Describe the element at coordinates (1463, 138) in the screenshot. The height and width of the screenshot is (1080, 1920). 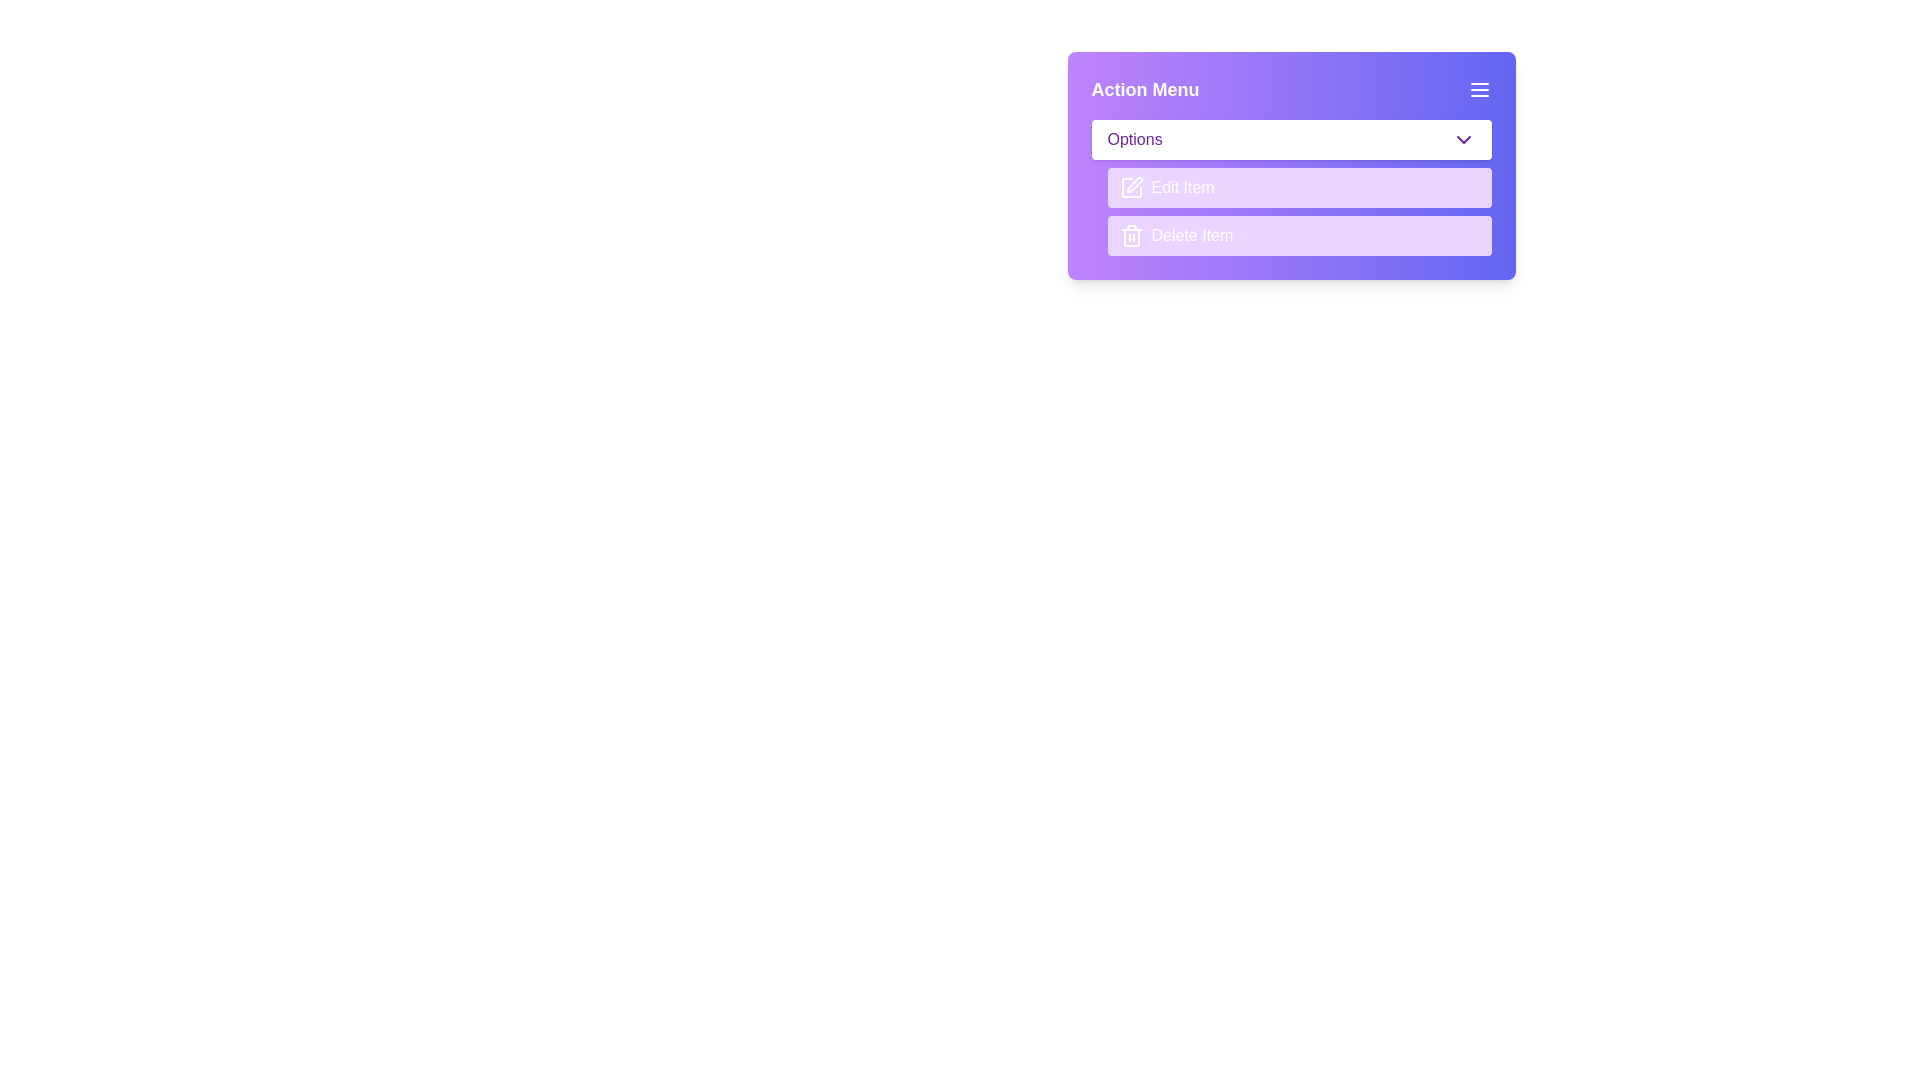
I see `the chevron icon located on the far right of the 'Options' button` at that location.